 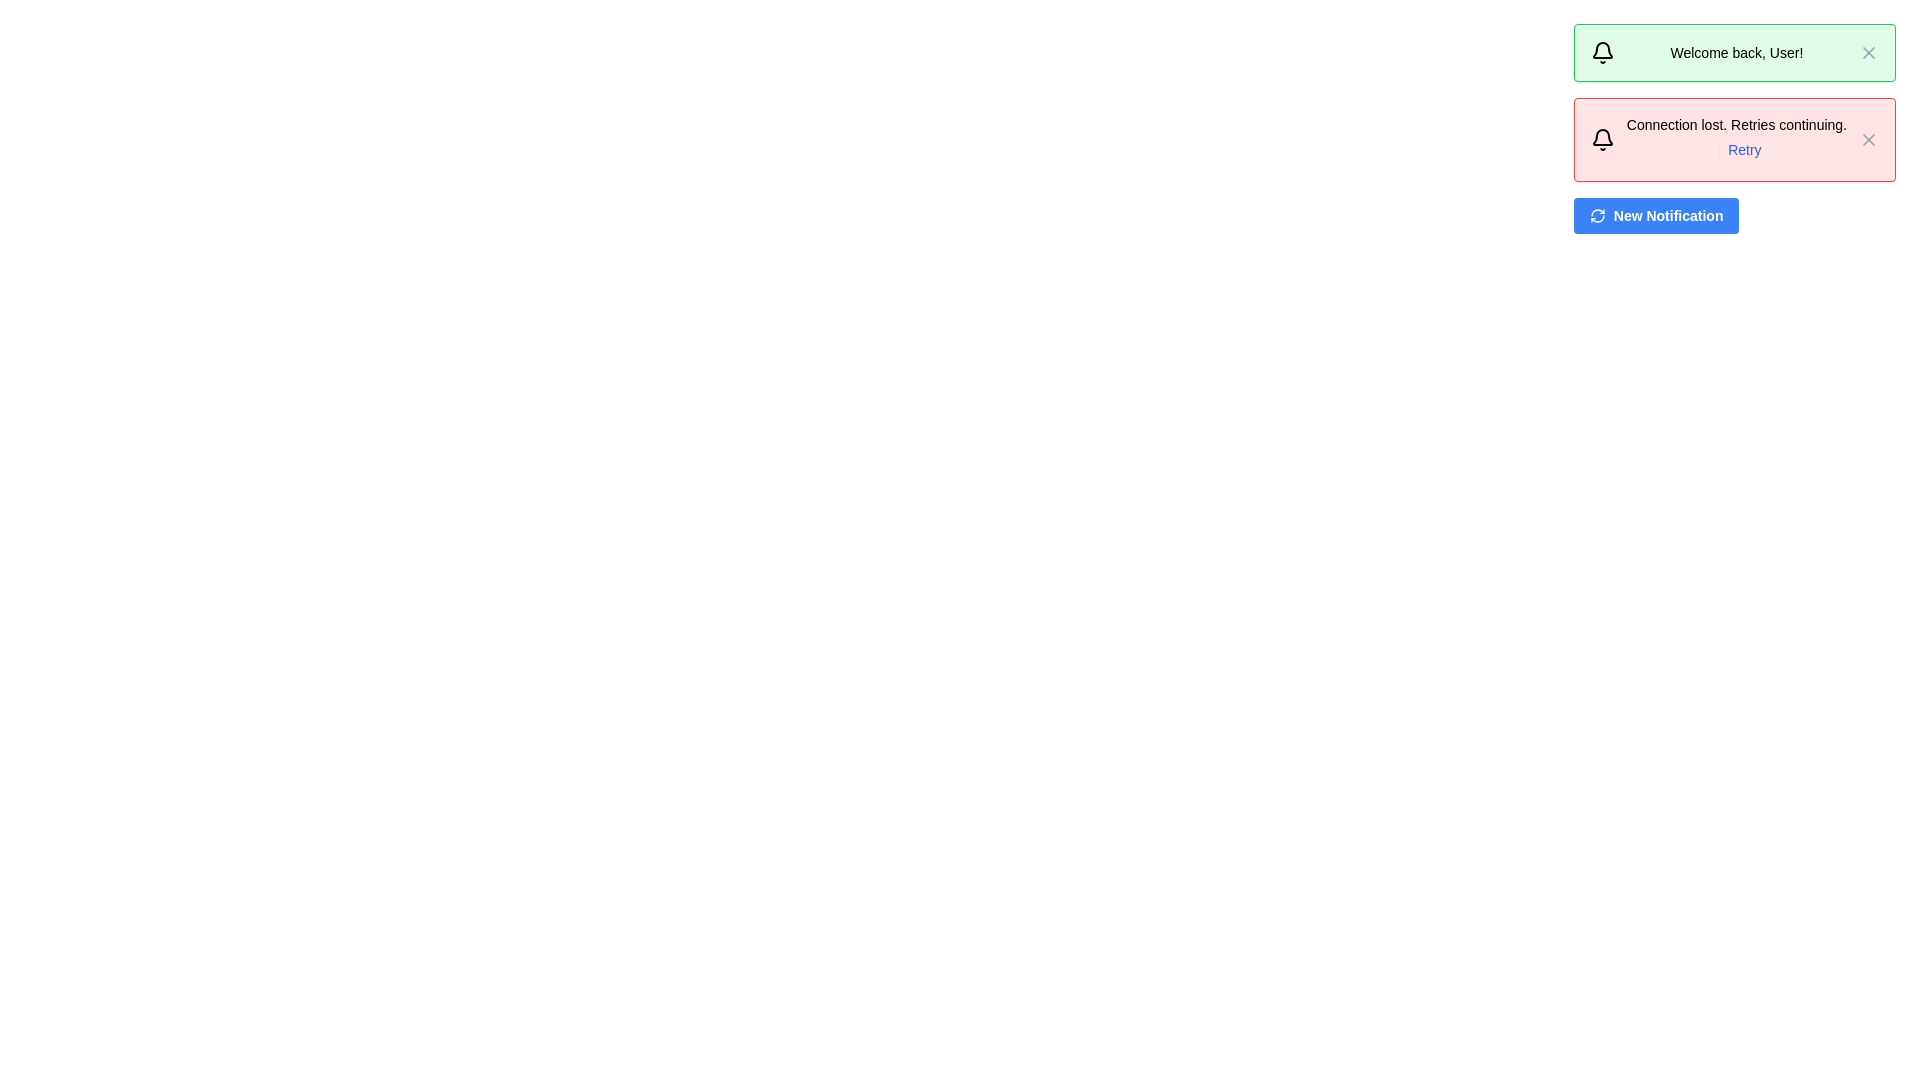 I want to click on the circular arrow icon with a blue background and white outline, which is located to the left of the text label in the 'New Notification' button, so click(x=1596, y=216).